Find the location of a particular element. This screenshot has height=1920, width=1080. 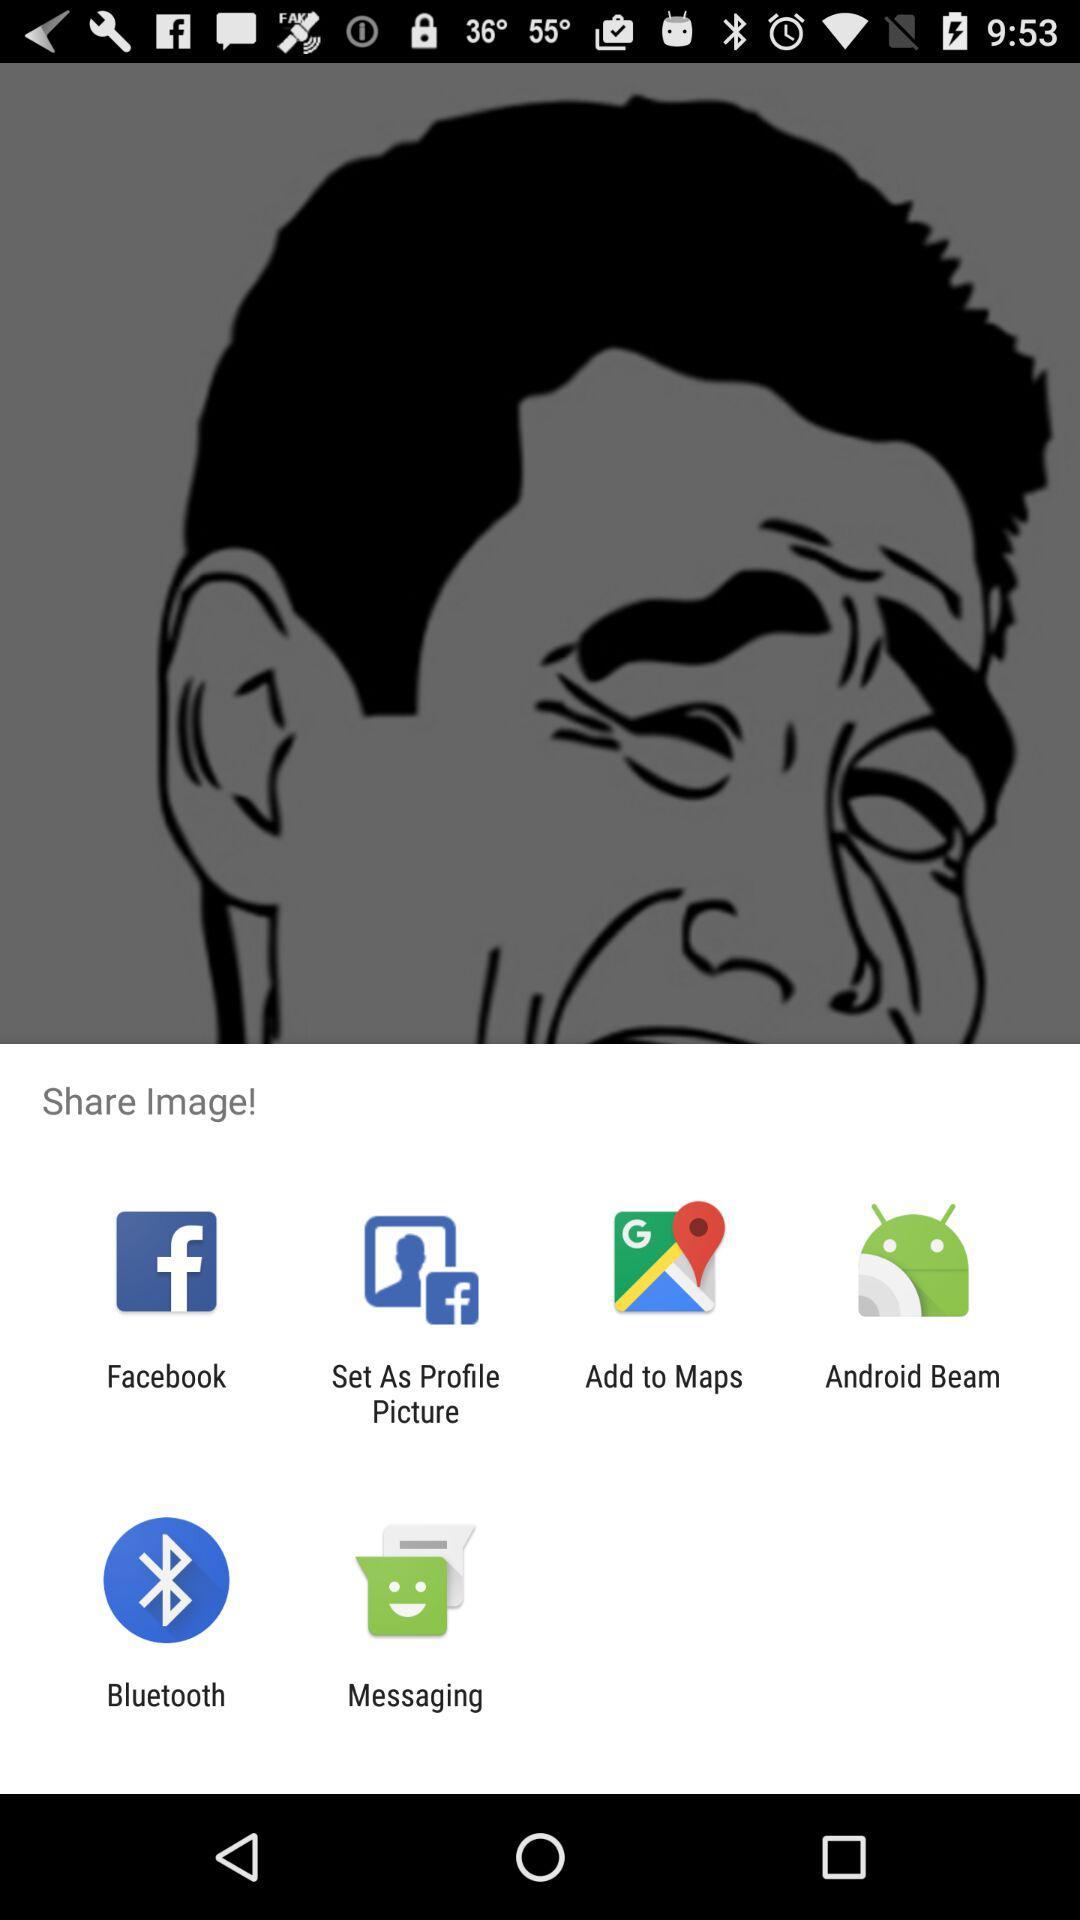

icon next to bluetooth item is located at coordinates (414, 1711).